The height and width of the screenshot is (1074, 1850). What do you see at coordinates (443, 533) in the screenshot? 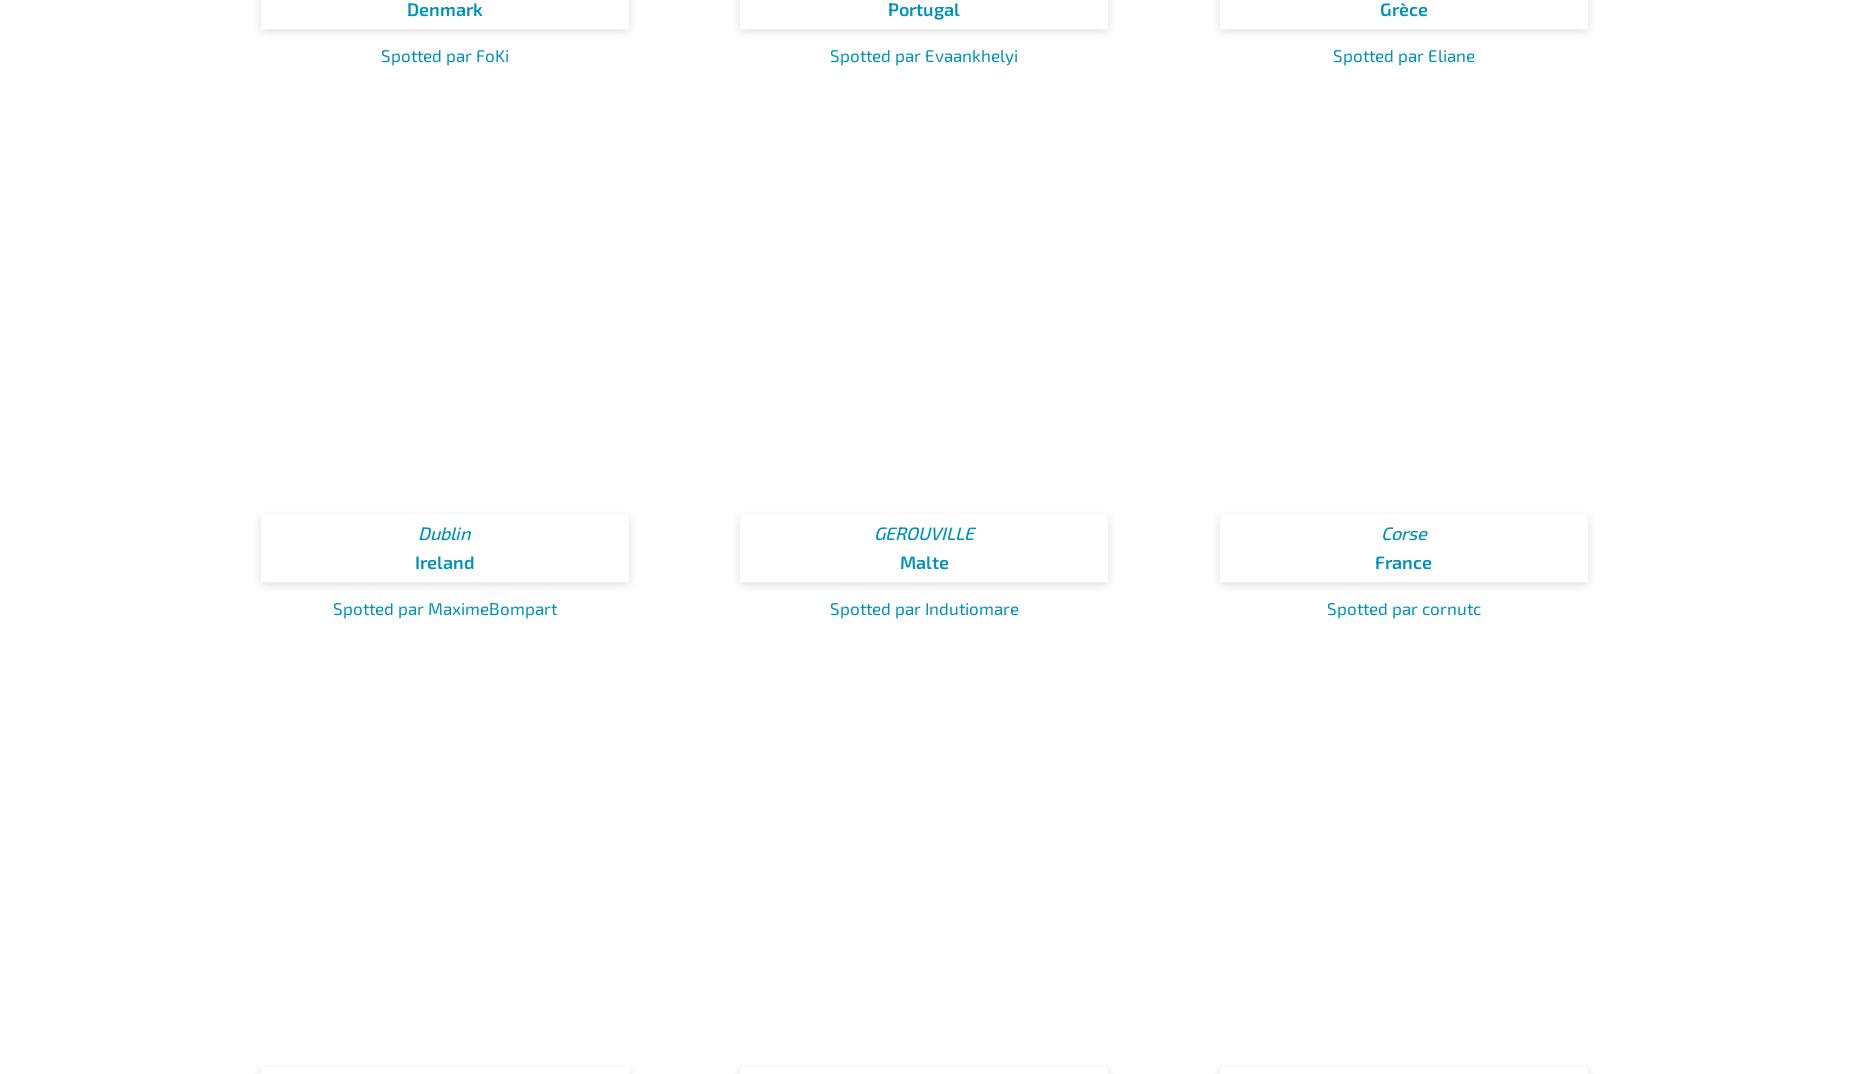
I see `'Dublin'` at bounding box center [443, 533].